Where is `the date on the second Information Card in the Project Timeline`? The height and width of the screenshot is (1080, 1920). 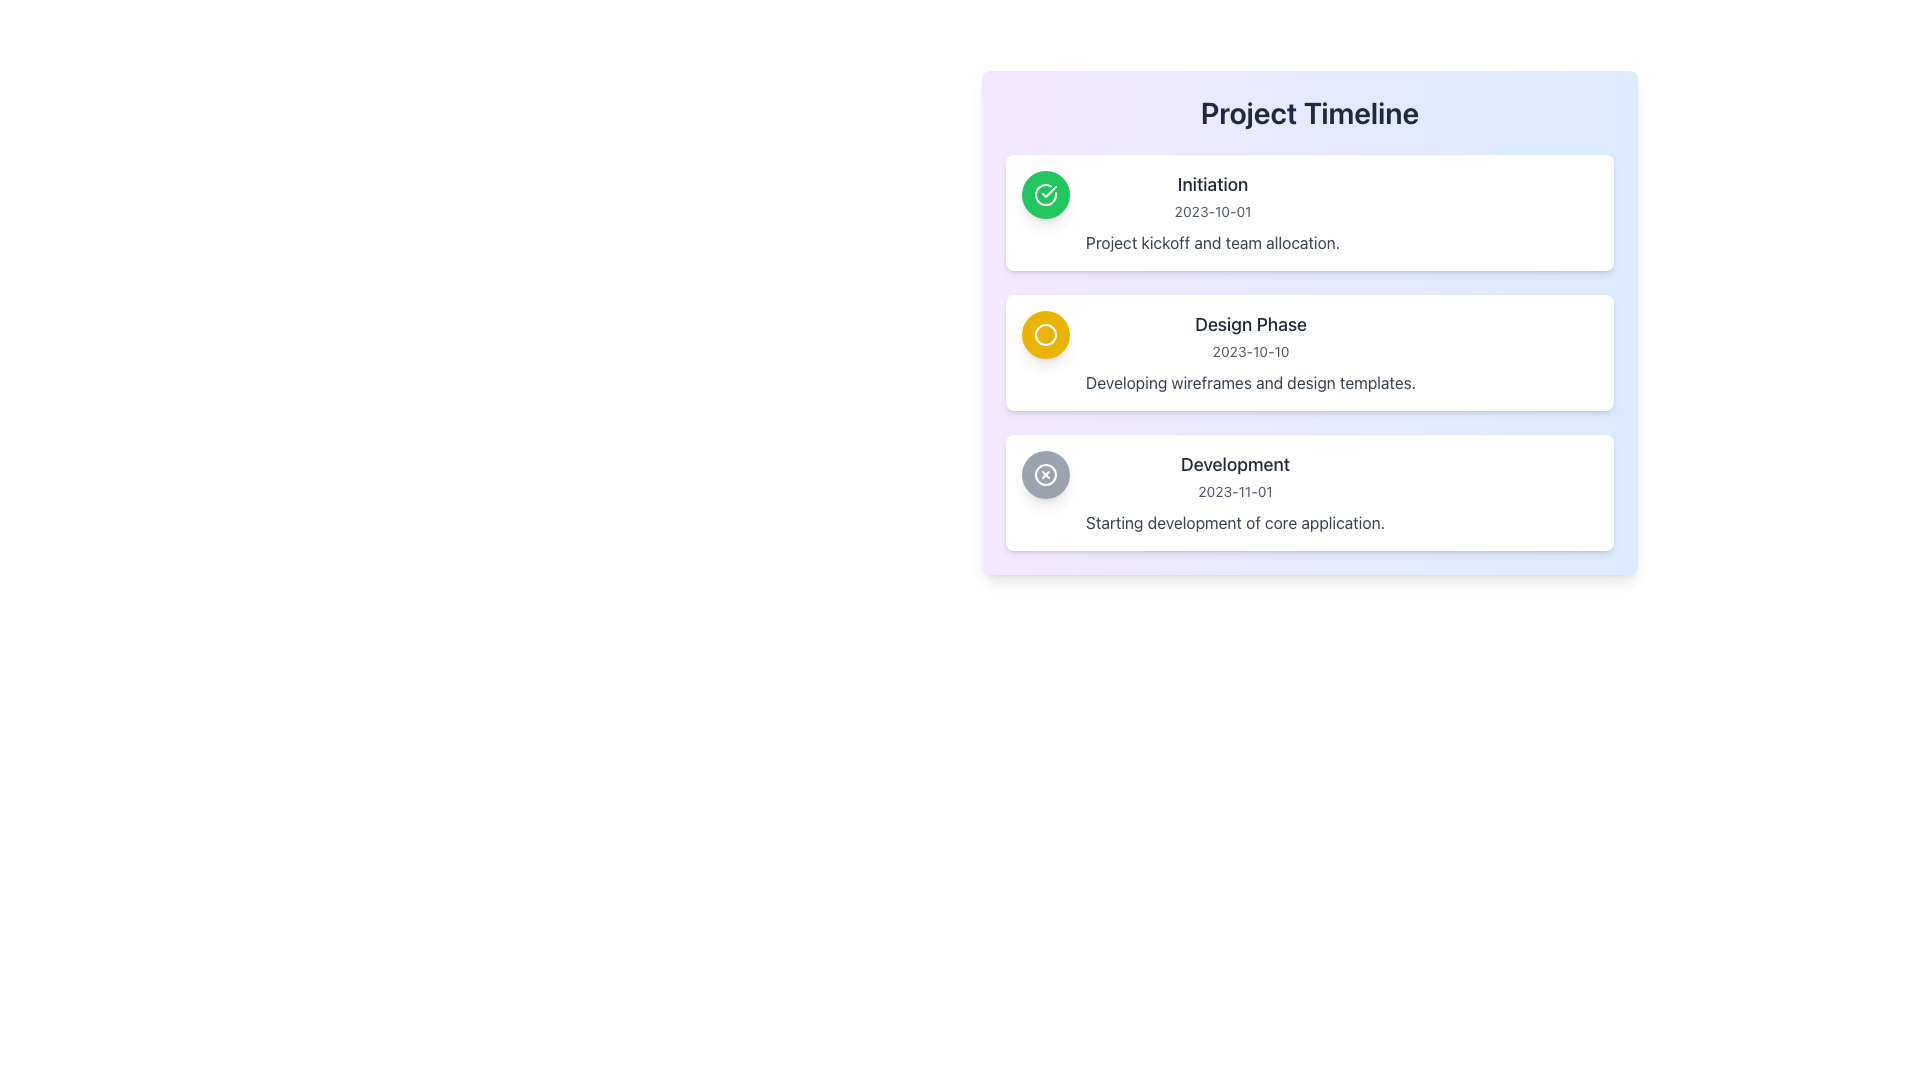
the date on the second Information Card in the Project Timeline is located at coordinates (1250, 352).